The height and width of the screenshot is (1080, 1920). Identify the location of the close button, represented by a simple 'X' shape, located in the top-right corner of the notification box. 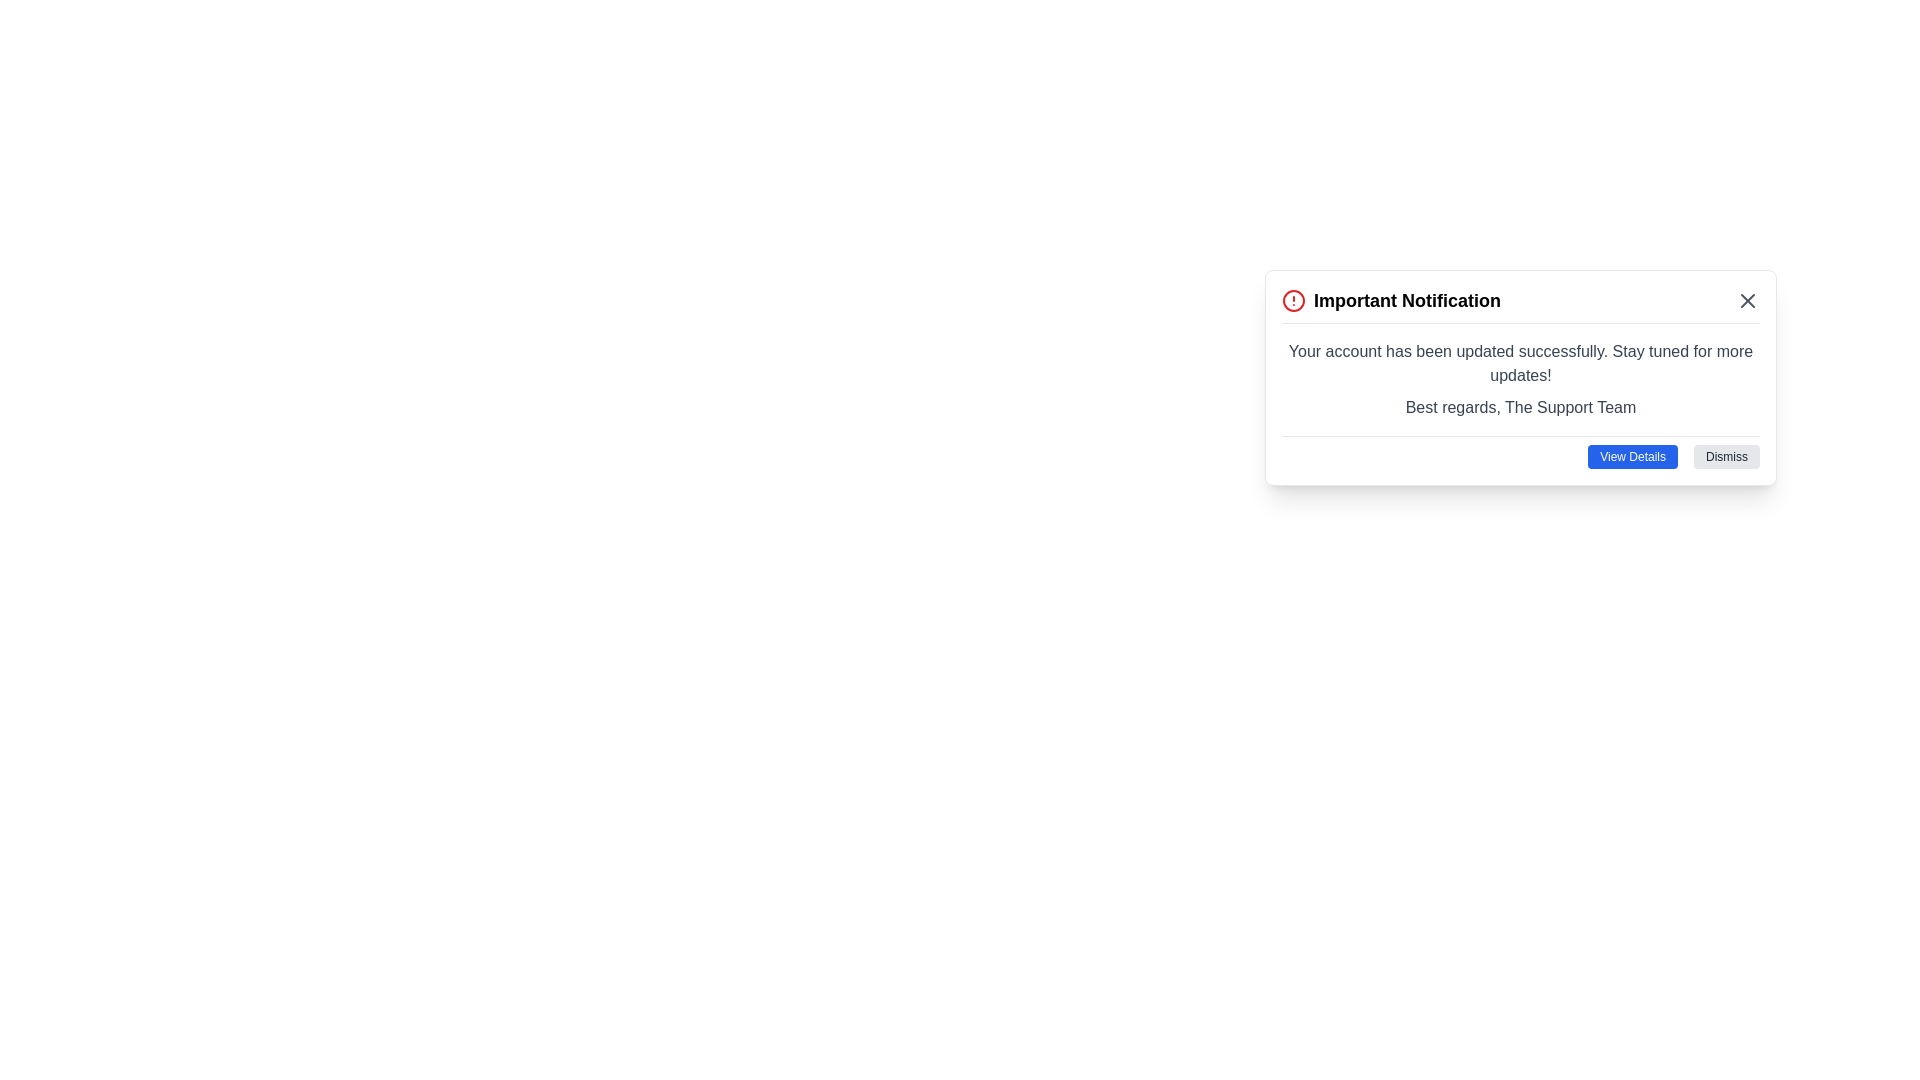
(1746, 300).